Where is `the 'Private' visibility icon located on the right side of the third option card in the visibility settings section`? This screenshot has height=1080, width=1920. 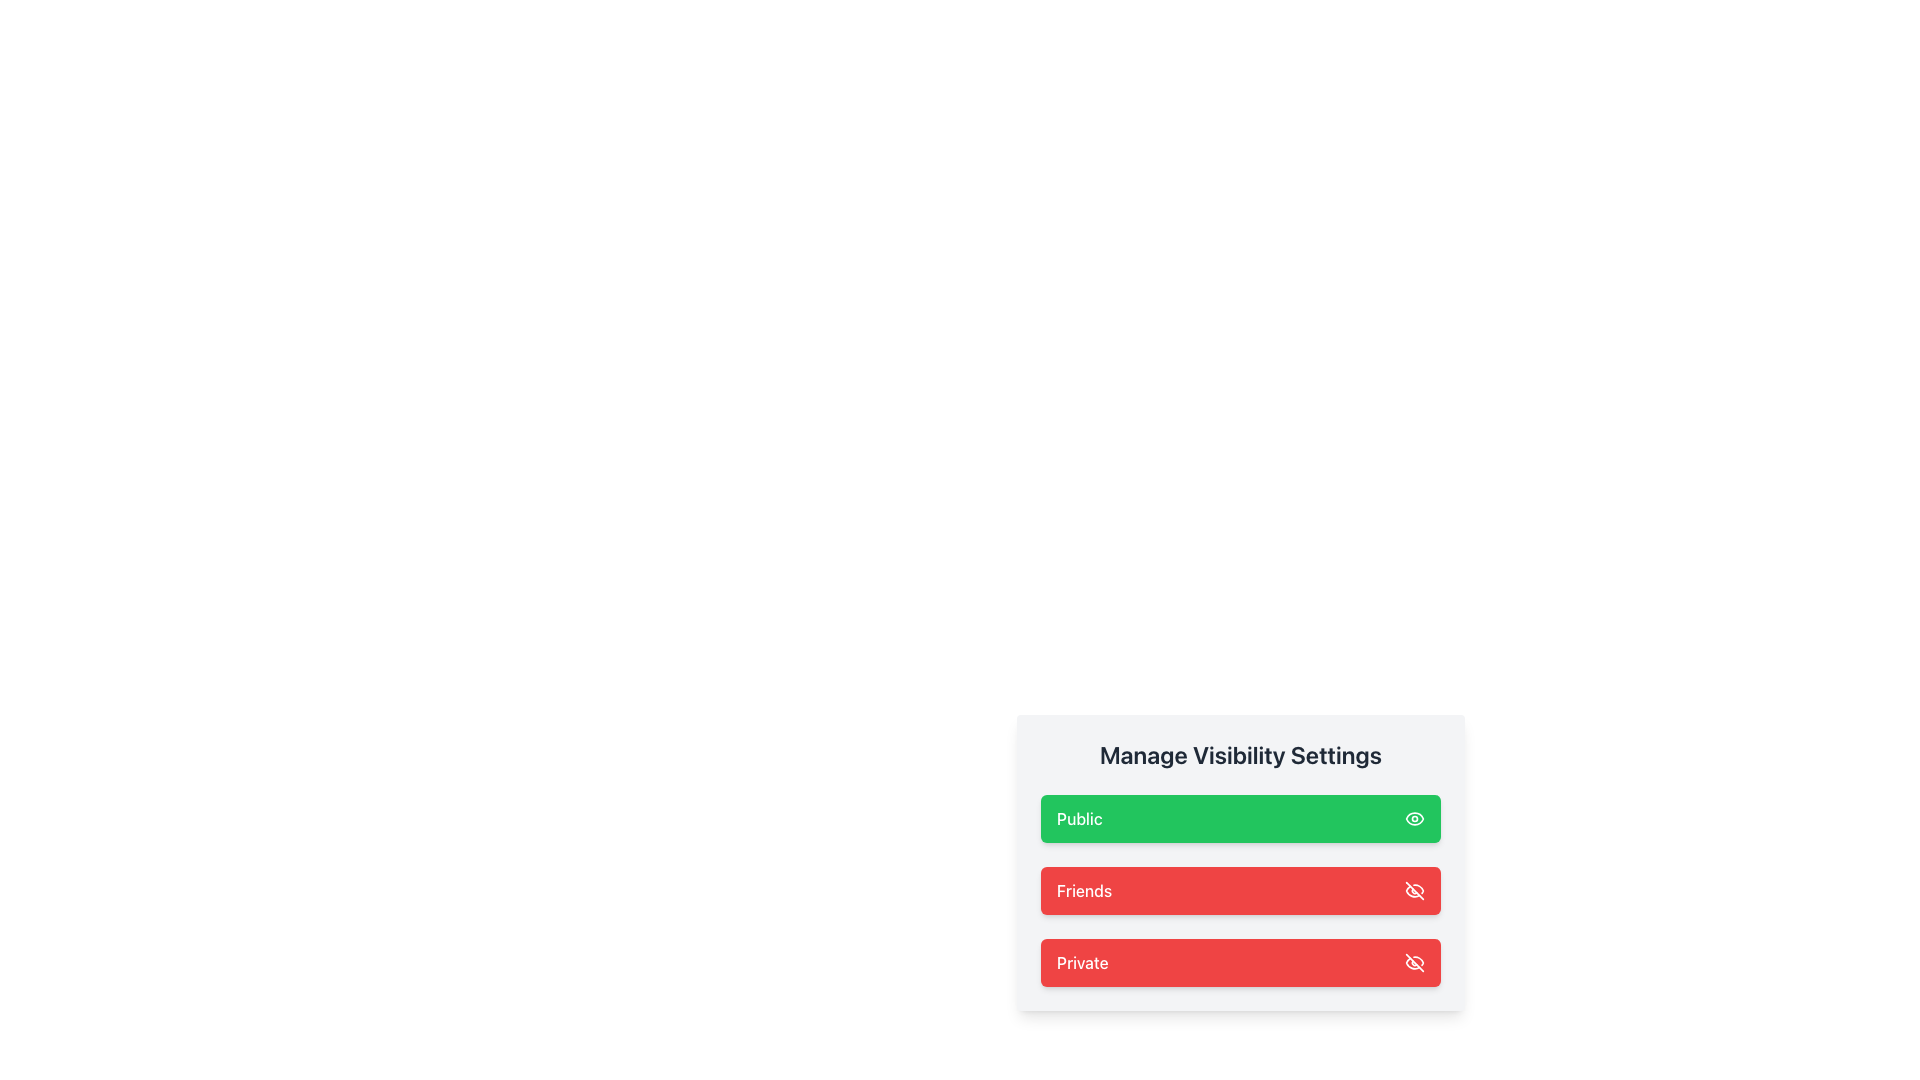
the 'Private' visibility icon located on the right side of the third option card in the visibility settings section is located at coordinates (1414, 962).